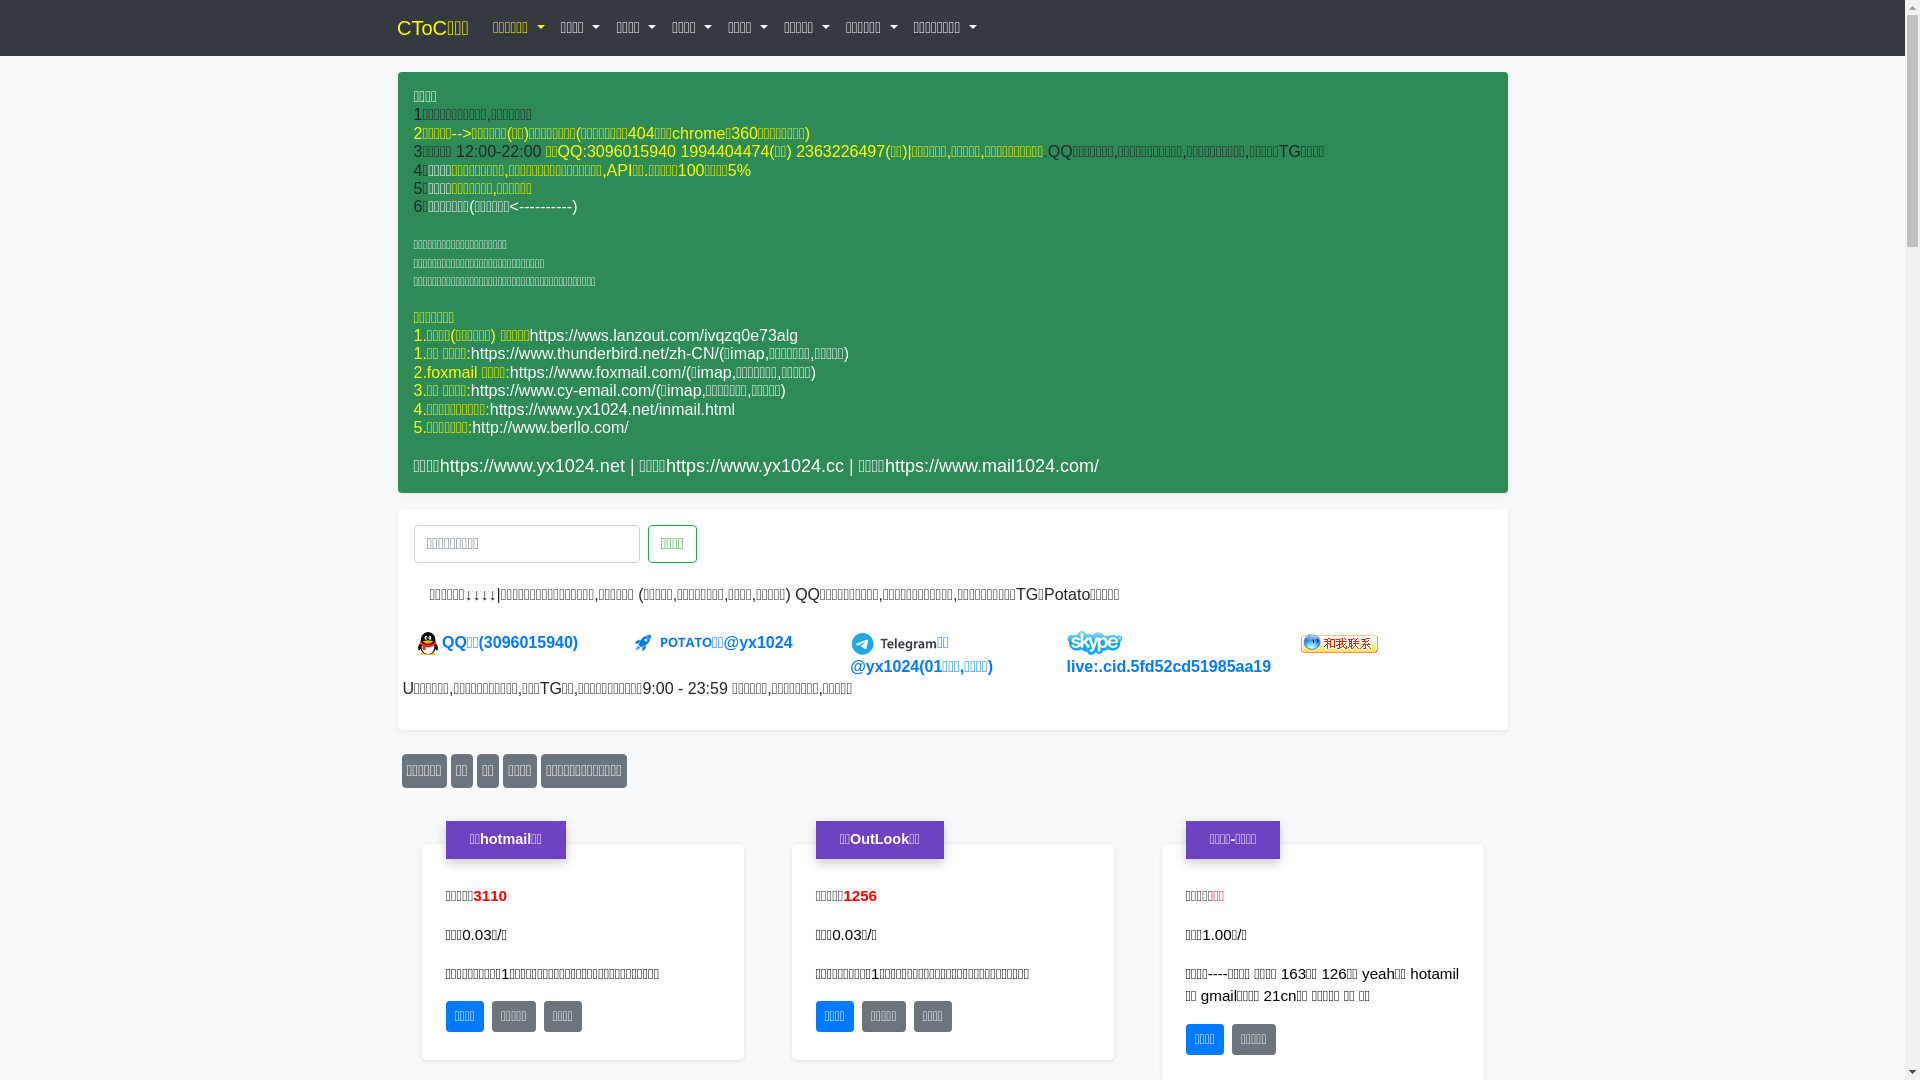  What do you see at coordinates (532, 466) in the screenshot?
I see `'https://www.yx1024.net'` at bounding box center [532, 466].